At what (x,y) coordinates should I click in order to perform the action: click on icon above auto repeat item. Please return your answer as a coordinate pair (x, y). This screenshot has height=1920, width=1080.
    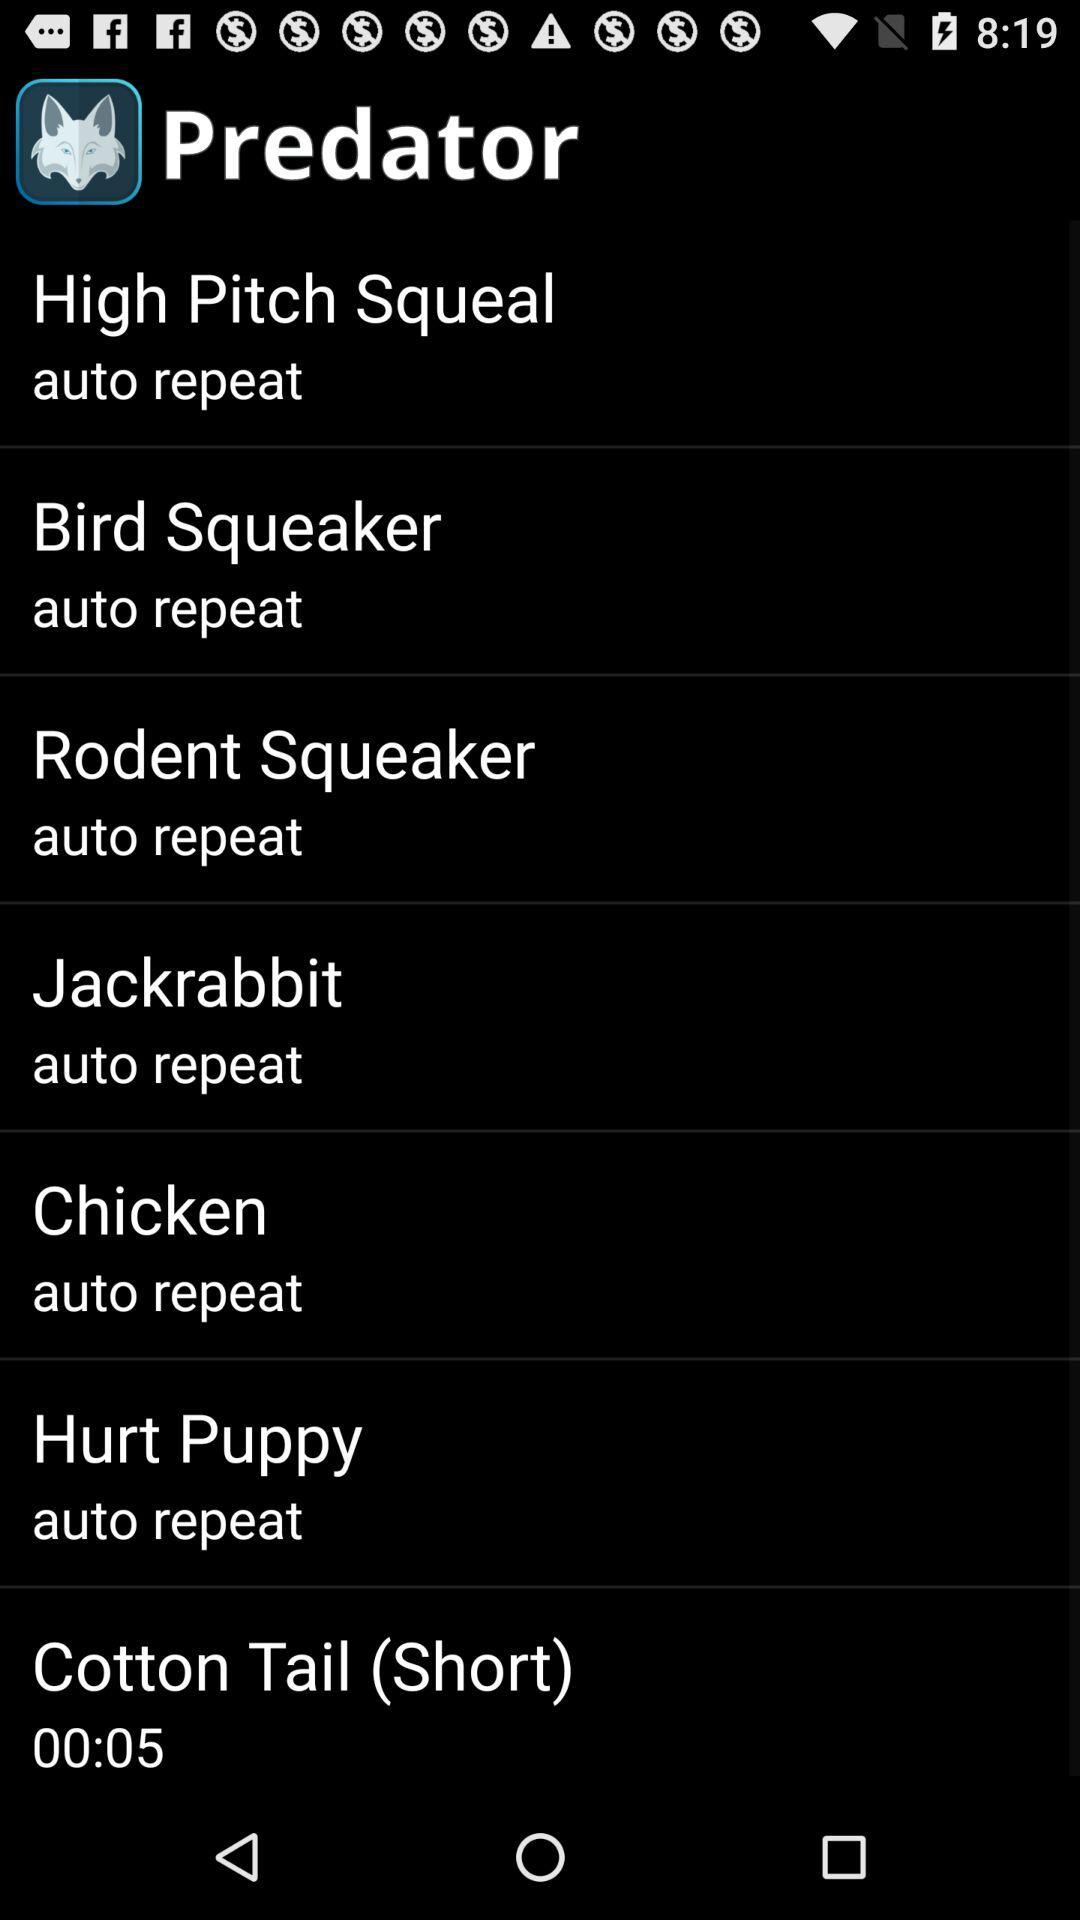
    Looking at the image, I should click on (187, 980).